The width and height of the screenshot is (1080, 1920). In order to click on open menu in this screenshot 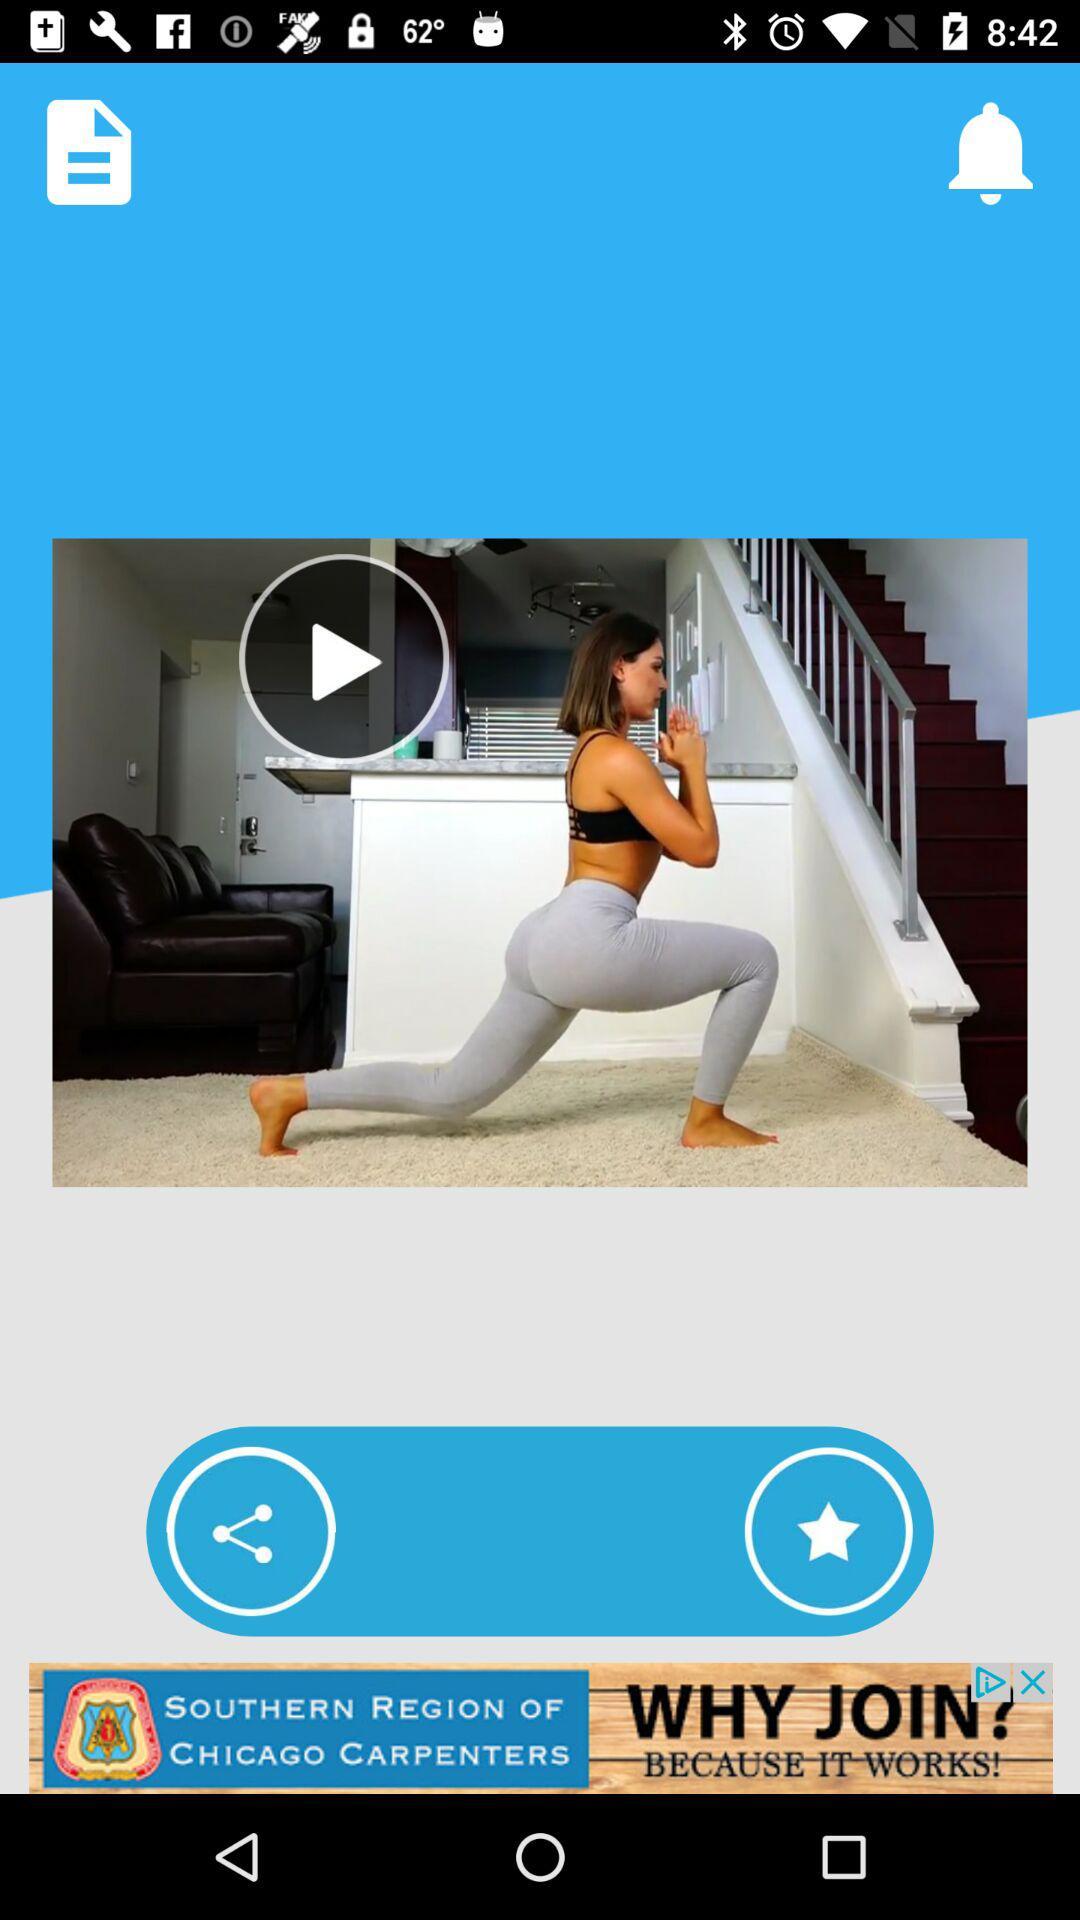, I will do `click(88, 151)`.